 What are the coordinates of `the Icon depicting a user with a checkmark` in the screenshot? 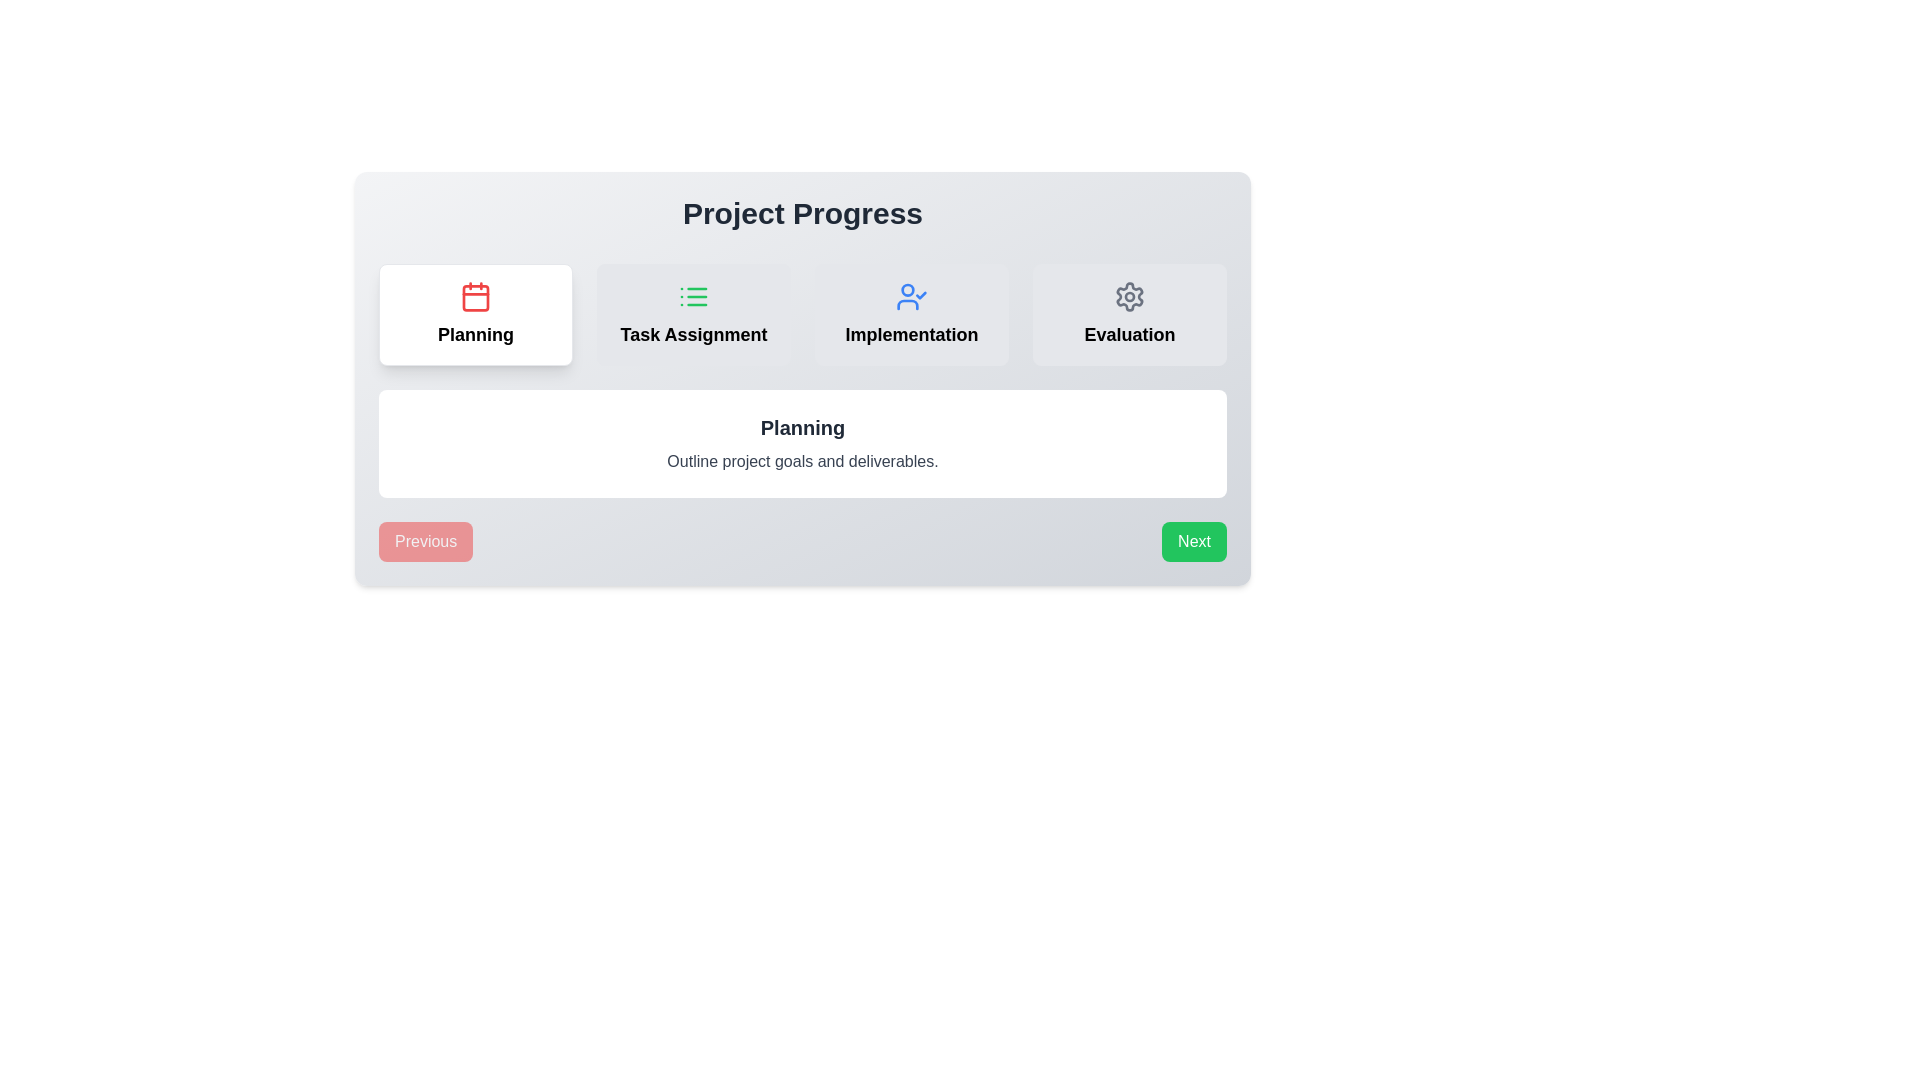 It's located at (911, 297).